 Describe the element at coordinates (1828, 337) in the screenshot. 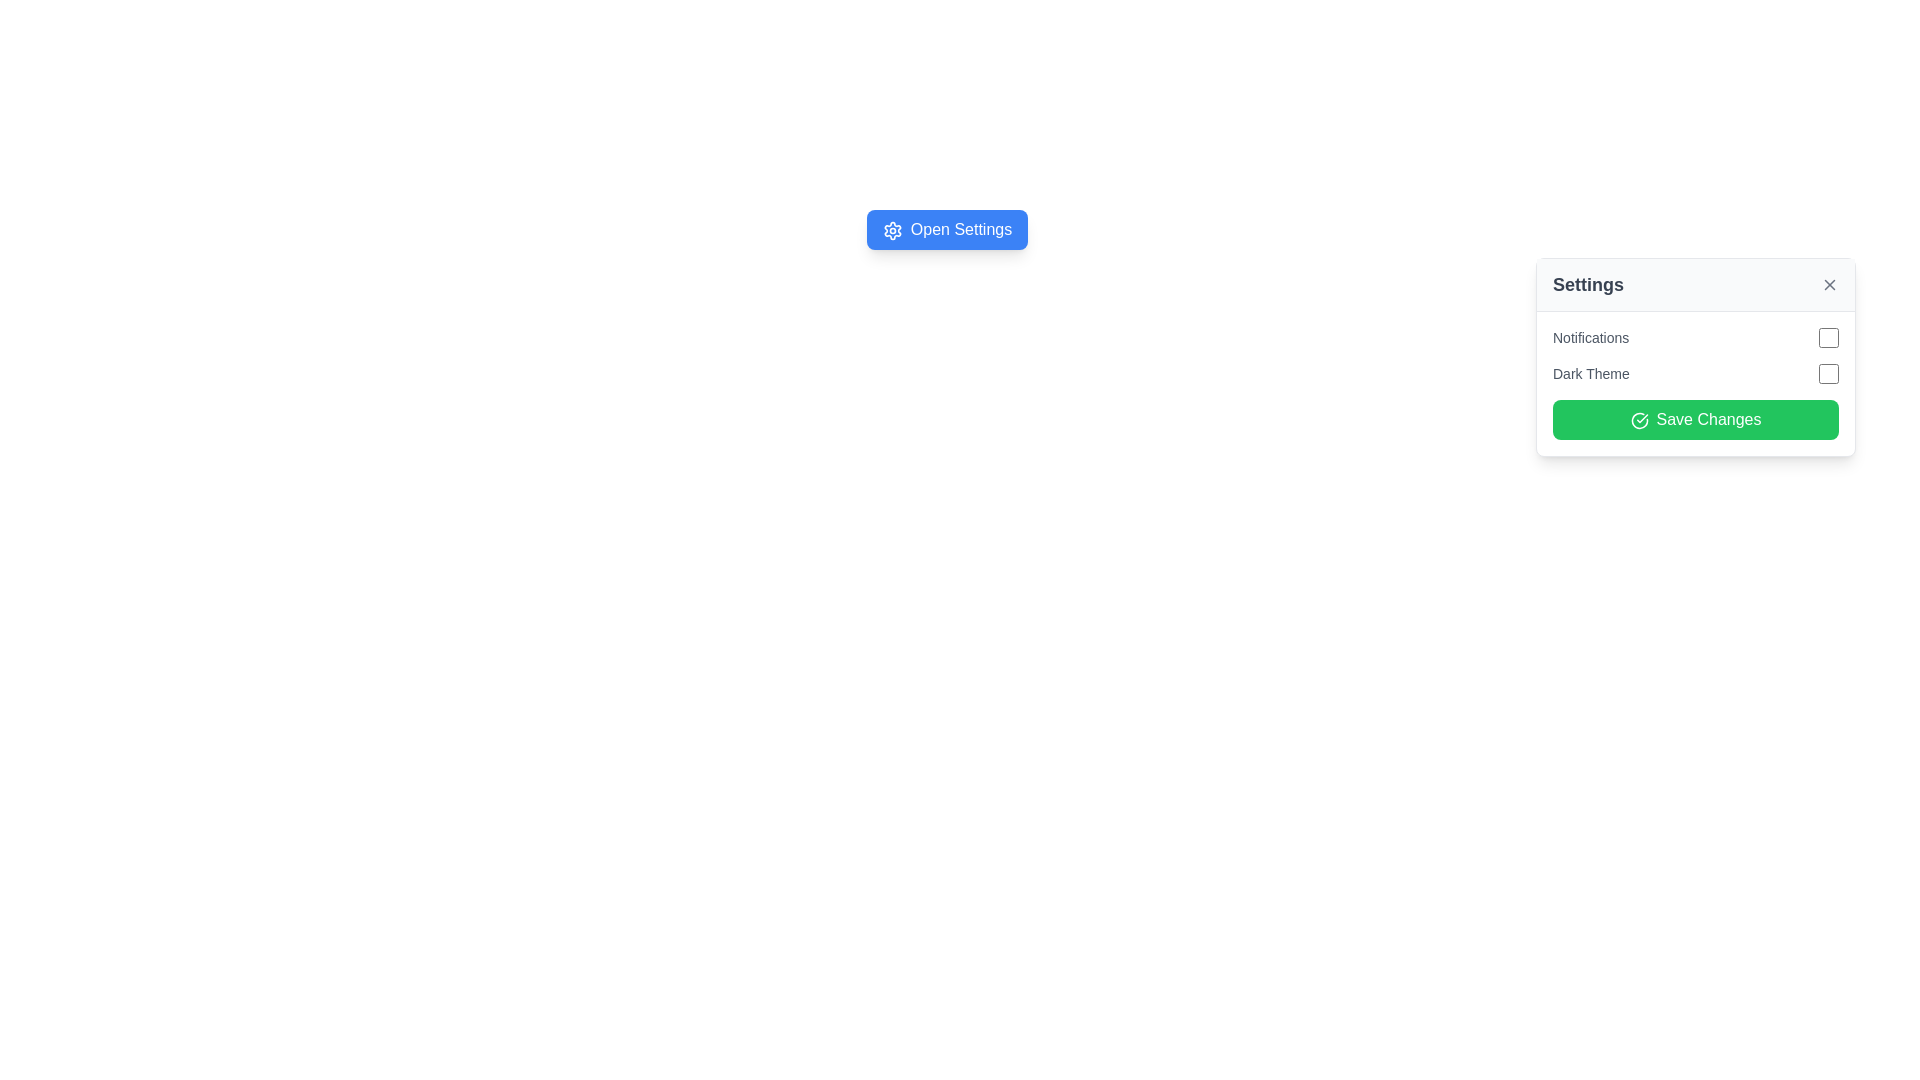

I see `the checkbox located within the settings card interface, to the right of the 'Notifications' text label` at that location.